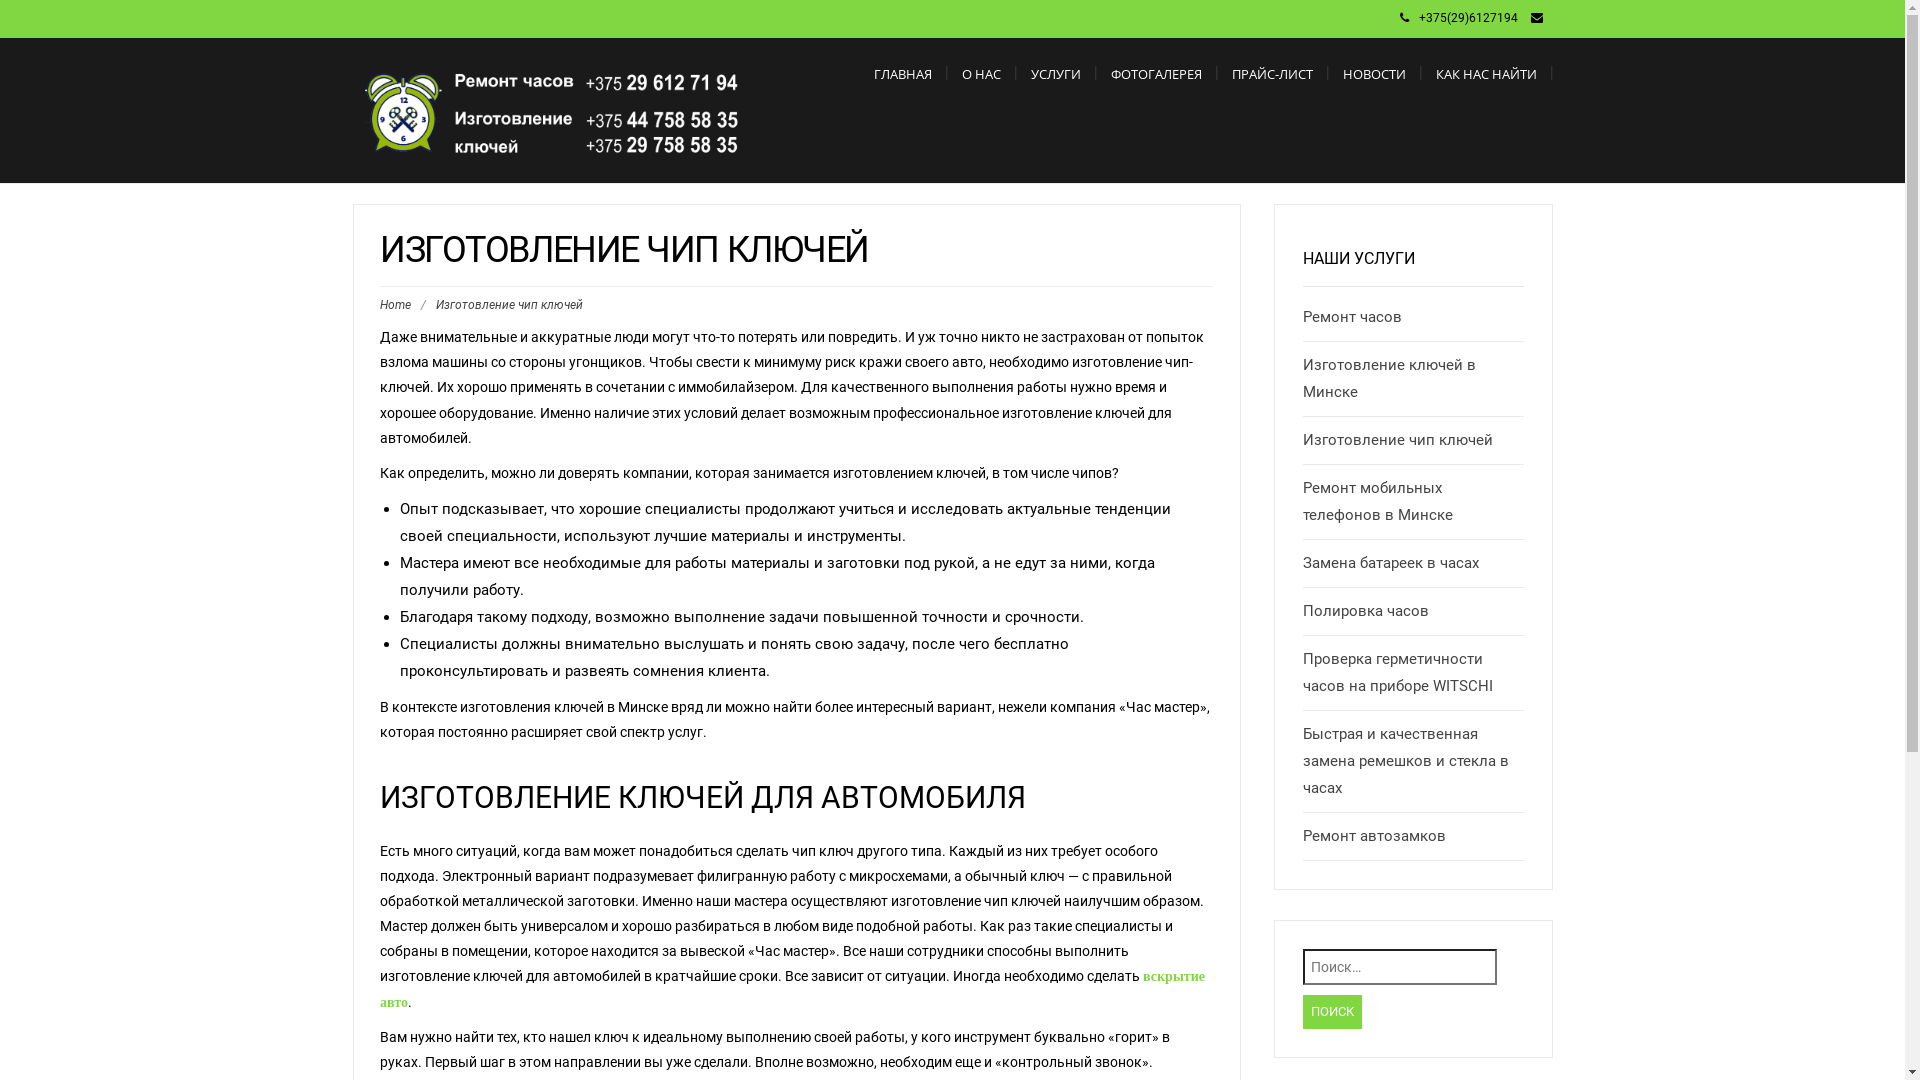 The width and height of the screenshot is (1920, 1080). I want to click on 'Home', so click(395, 304).